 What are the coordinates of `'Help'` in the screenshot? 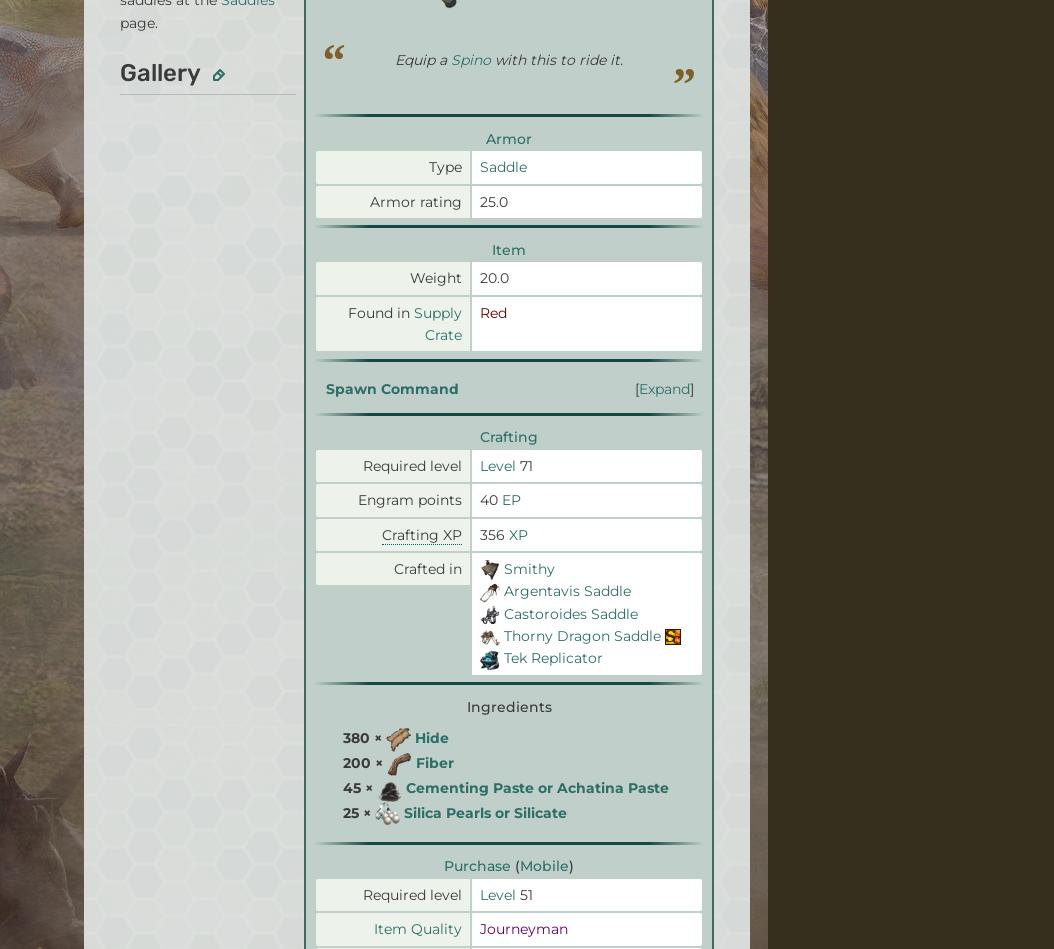 It's located at (446, 536).